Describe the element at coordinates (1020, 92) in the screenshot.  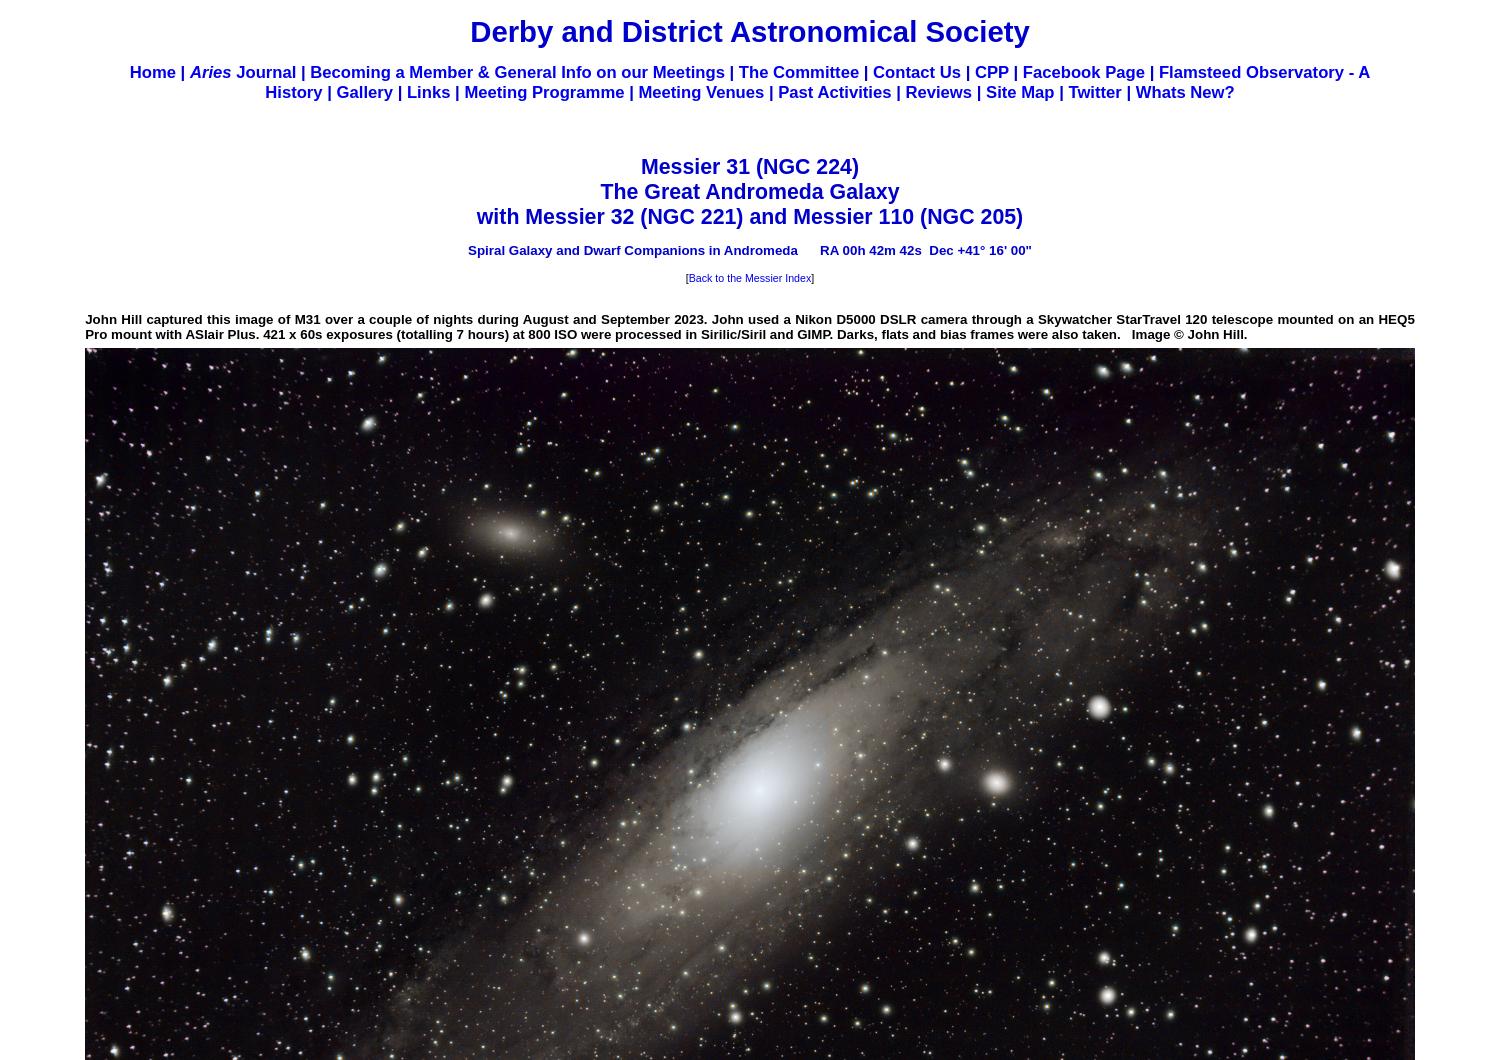
I see `'Site Map'` at that location.